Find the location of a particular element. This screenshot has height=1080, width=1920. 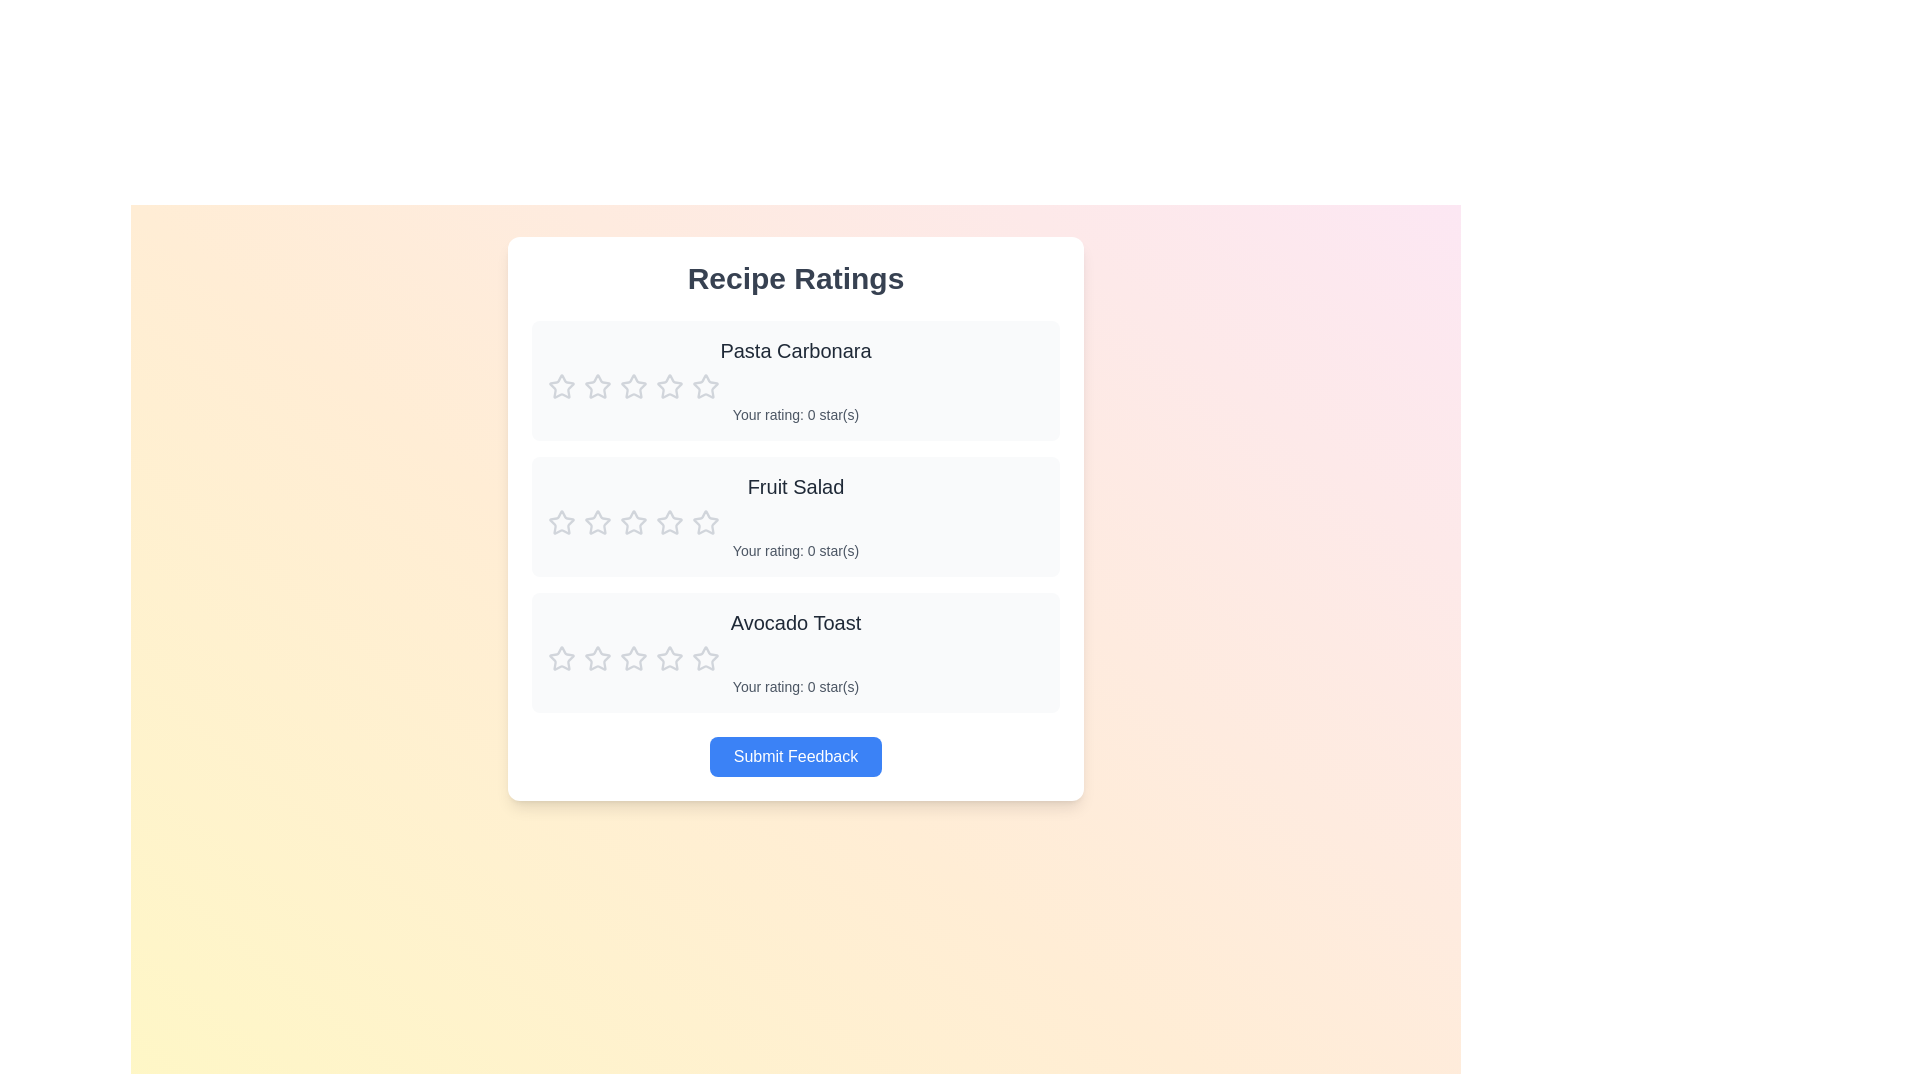

the first star icon in the rating section of the 'Avocado Toast' row for keyboard navigation is located at coordinates (705, 658).